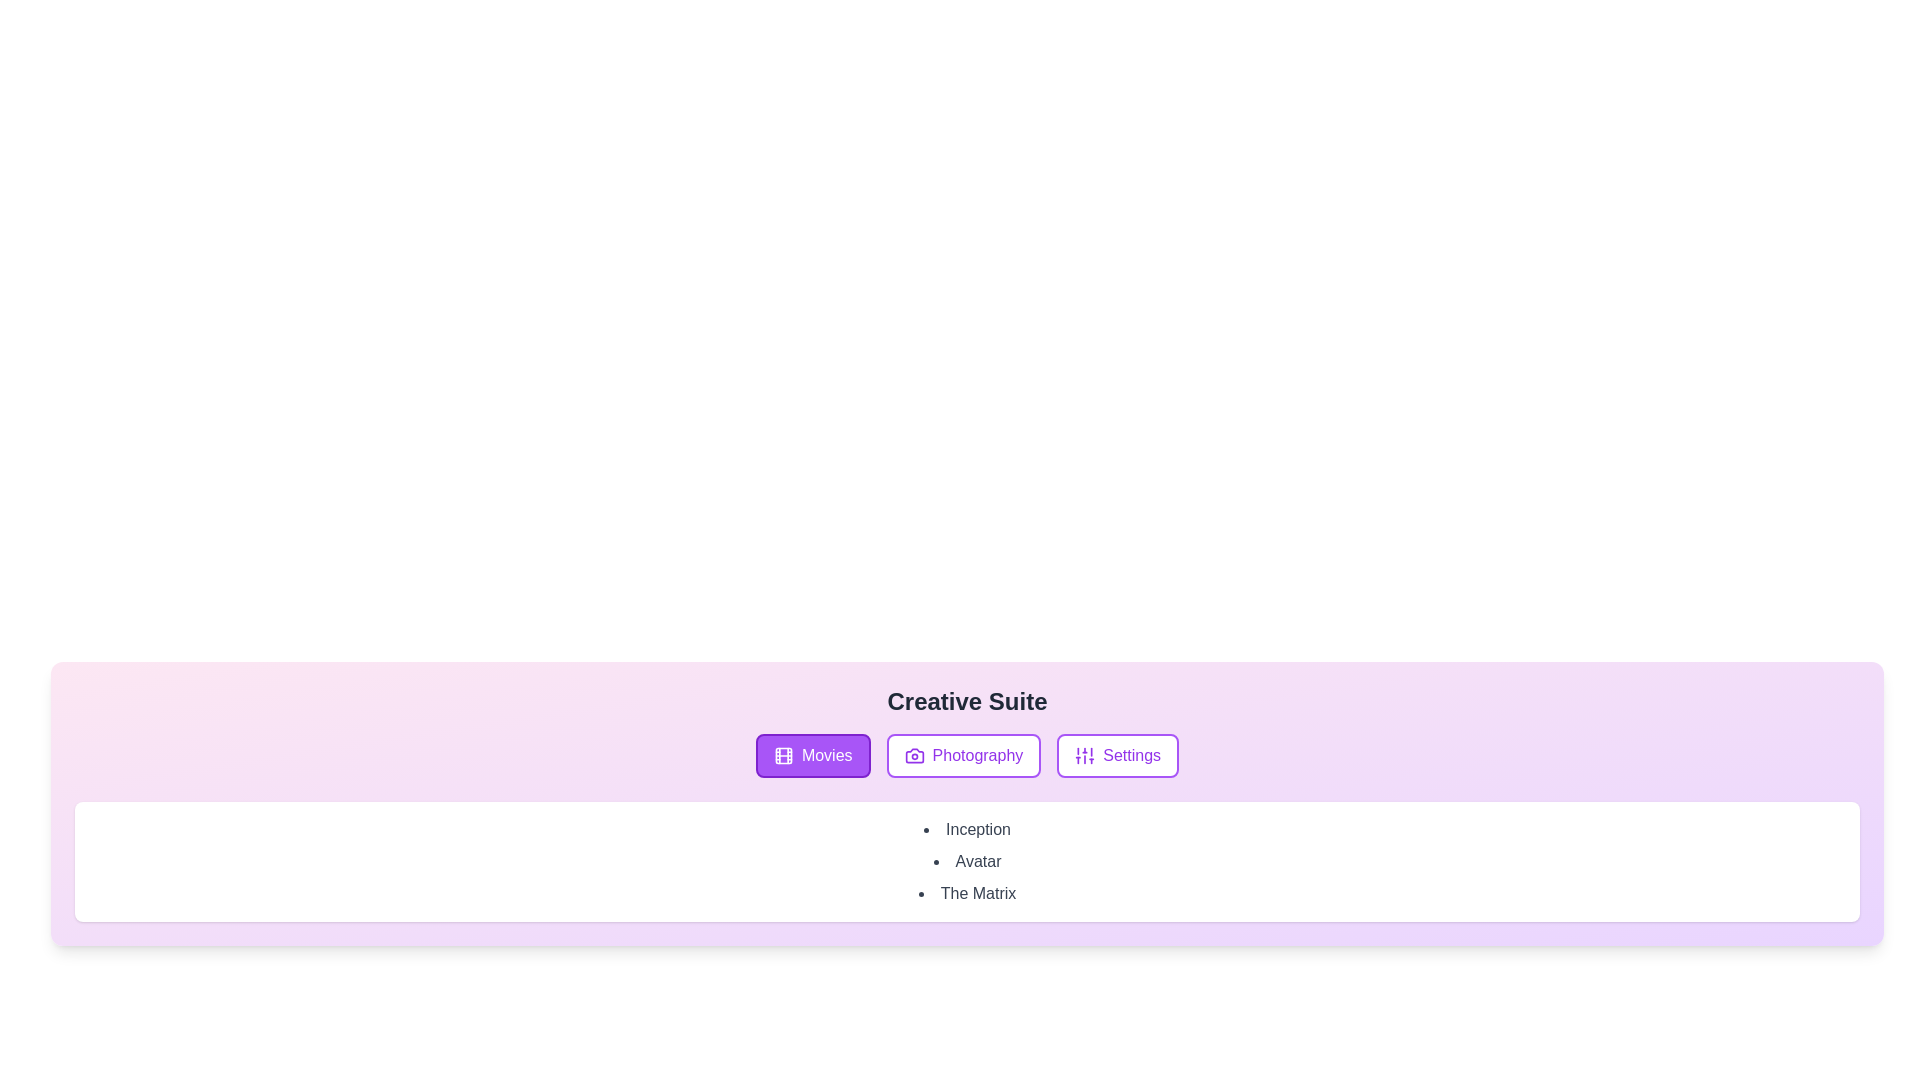 The height and width of the screenshot is (1080, 1920). I want to click on the first button in the horizontal row that activates the movies section, so click(813, 756).